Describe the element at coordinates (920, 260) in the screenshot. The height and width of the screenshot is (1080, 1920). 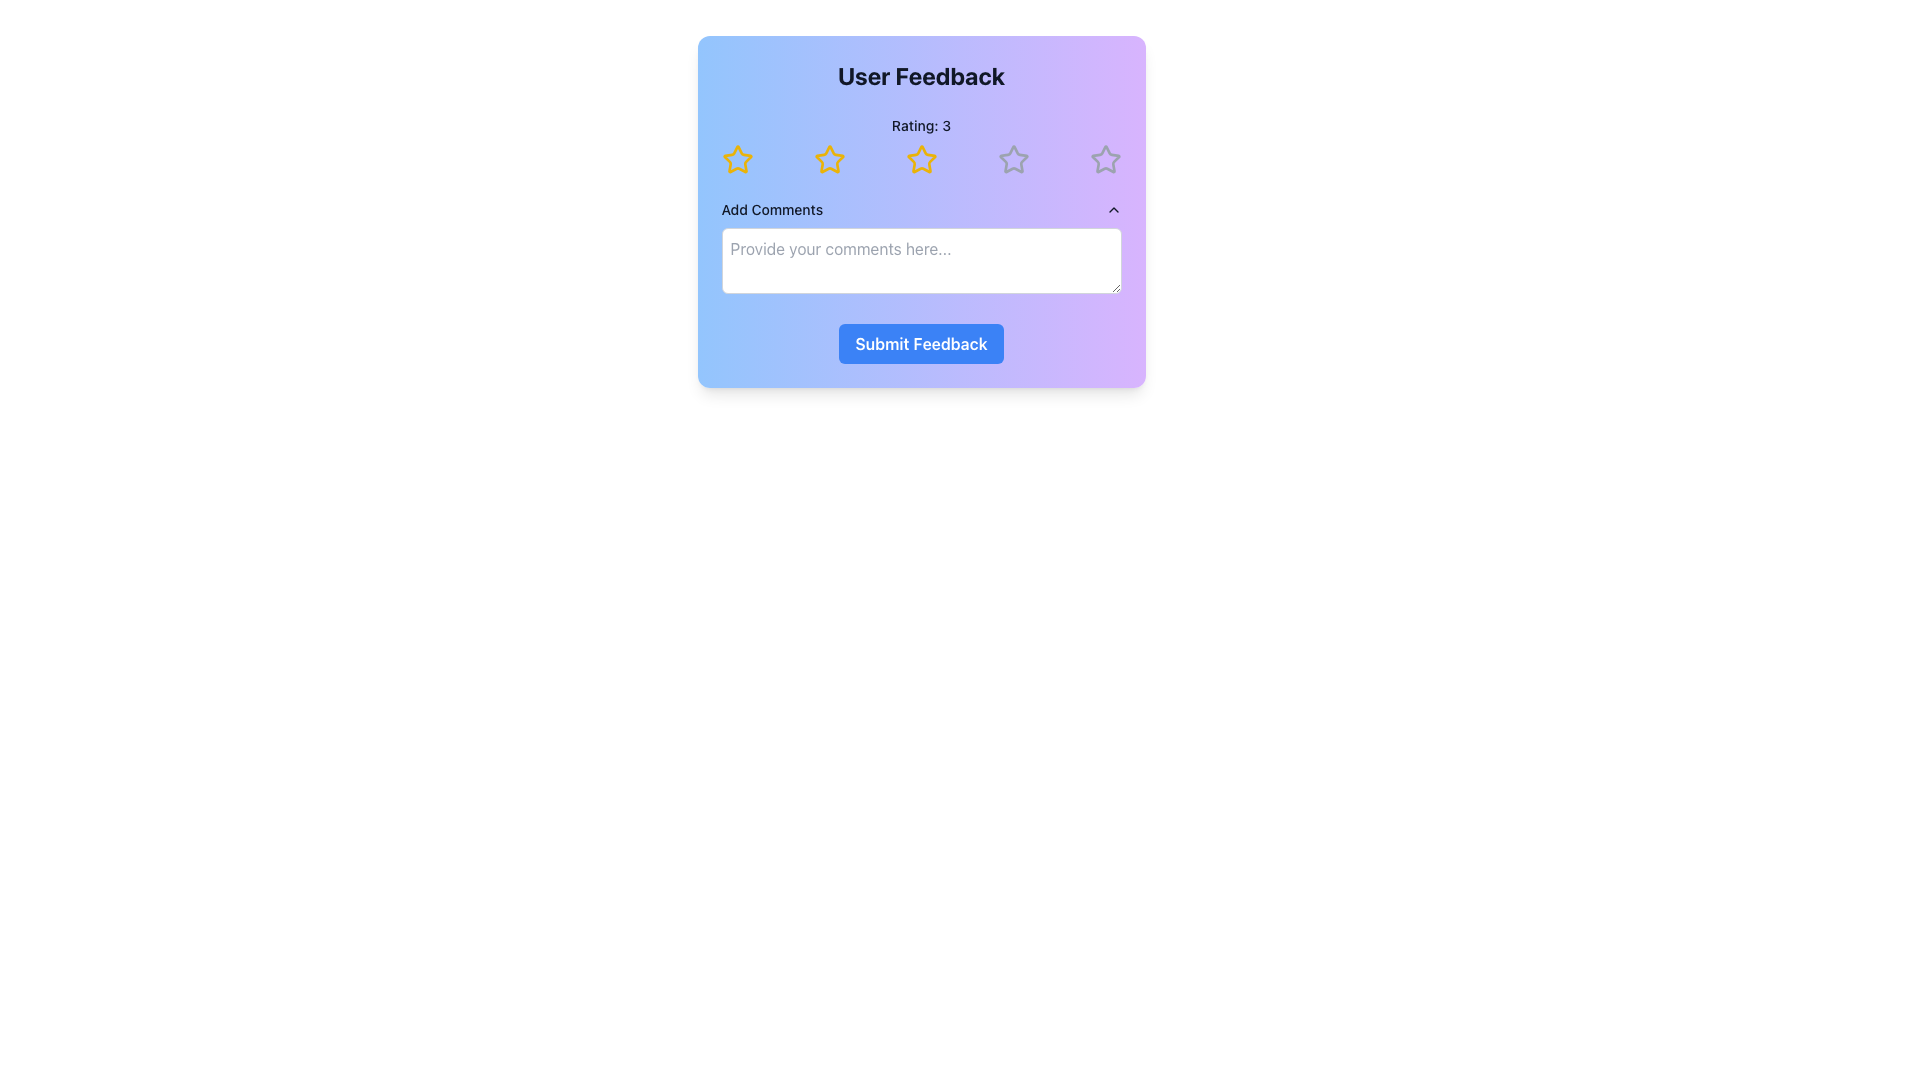
I see `the text input box with the placeholder 'Provide your comments here...'` at that location.